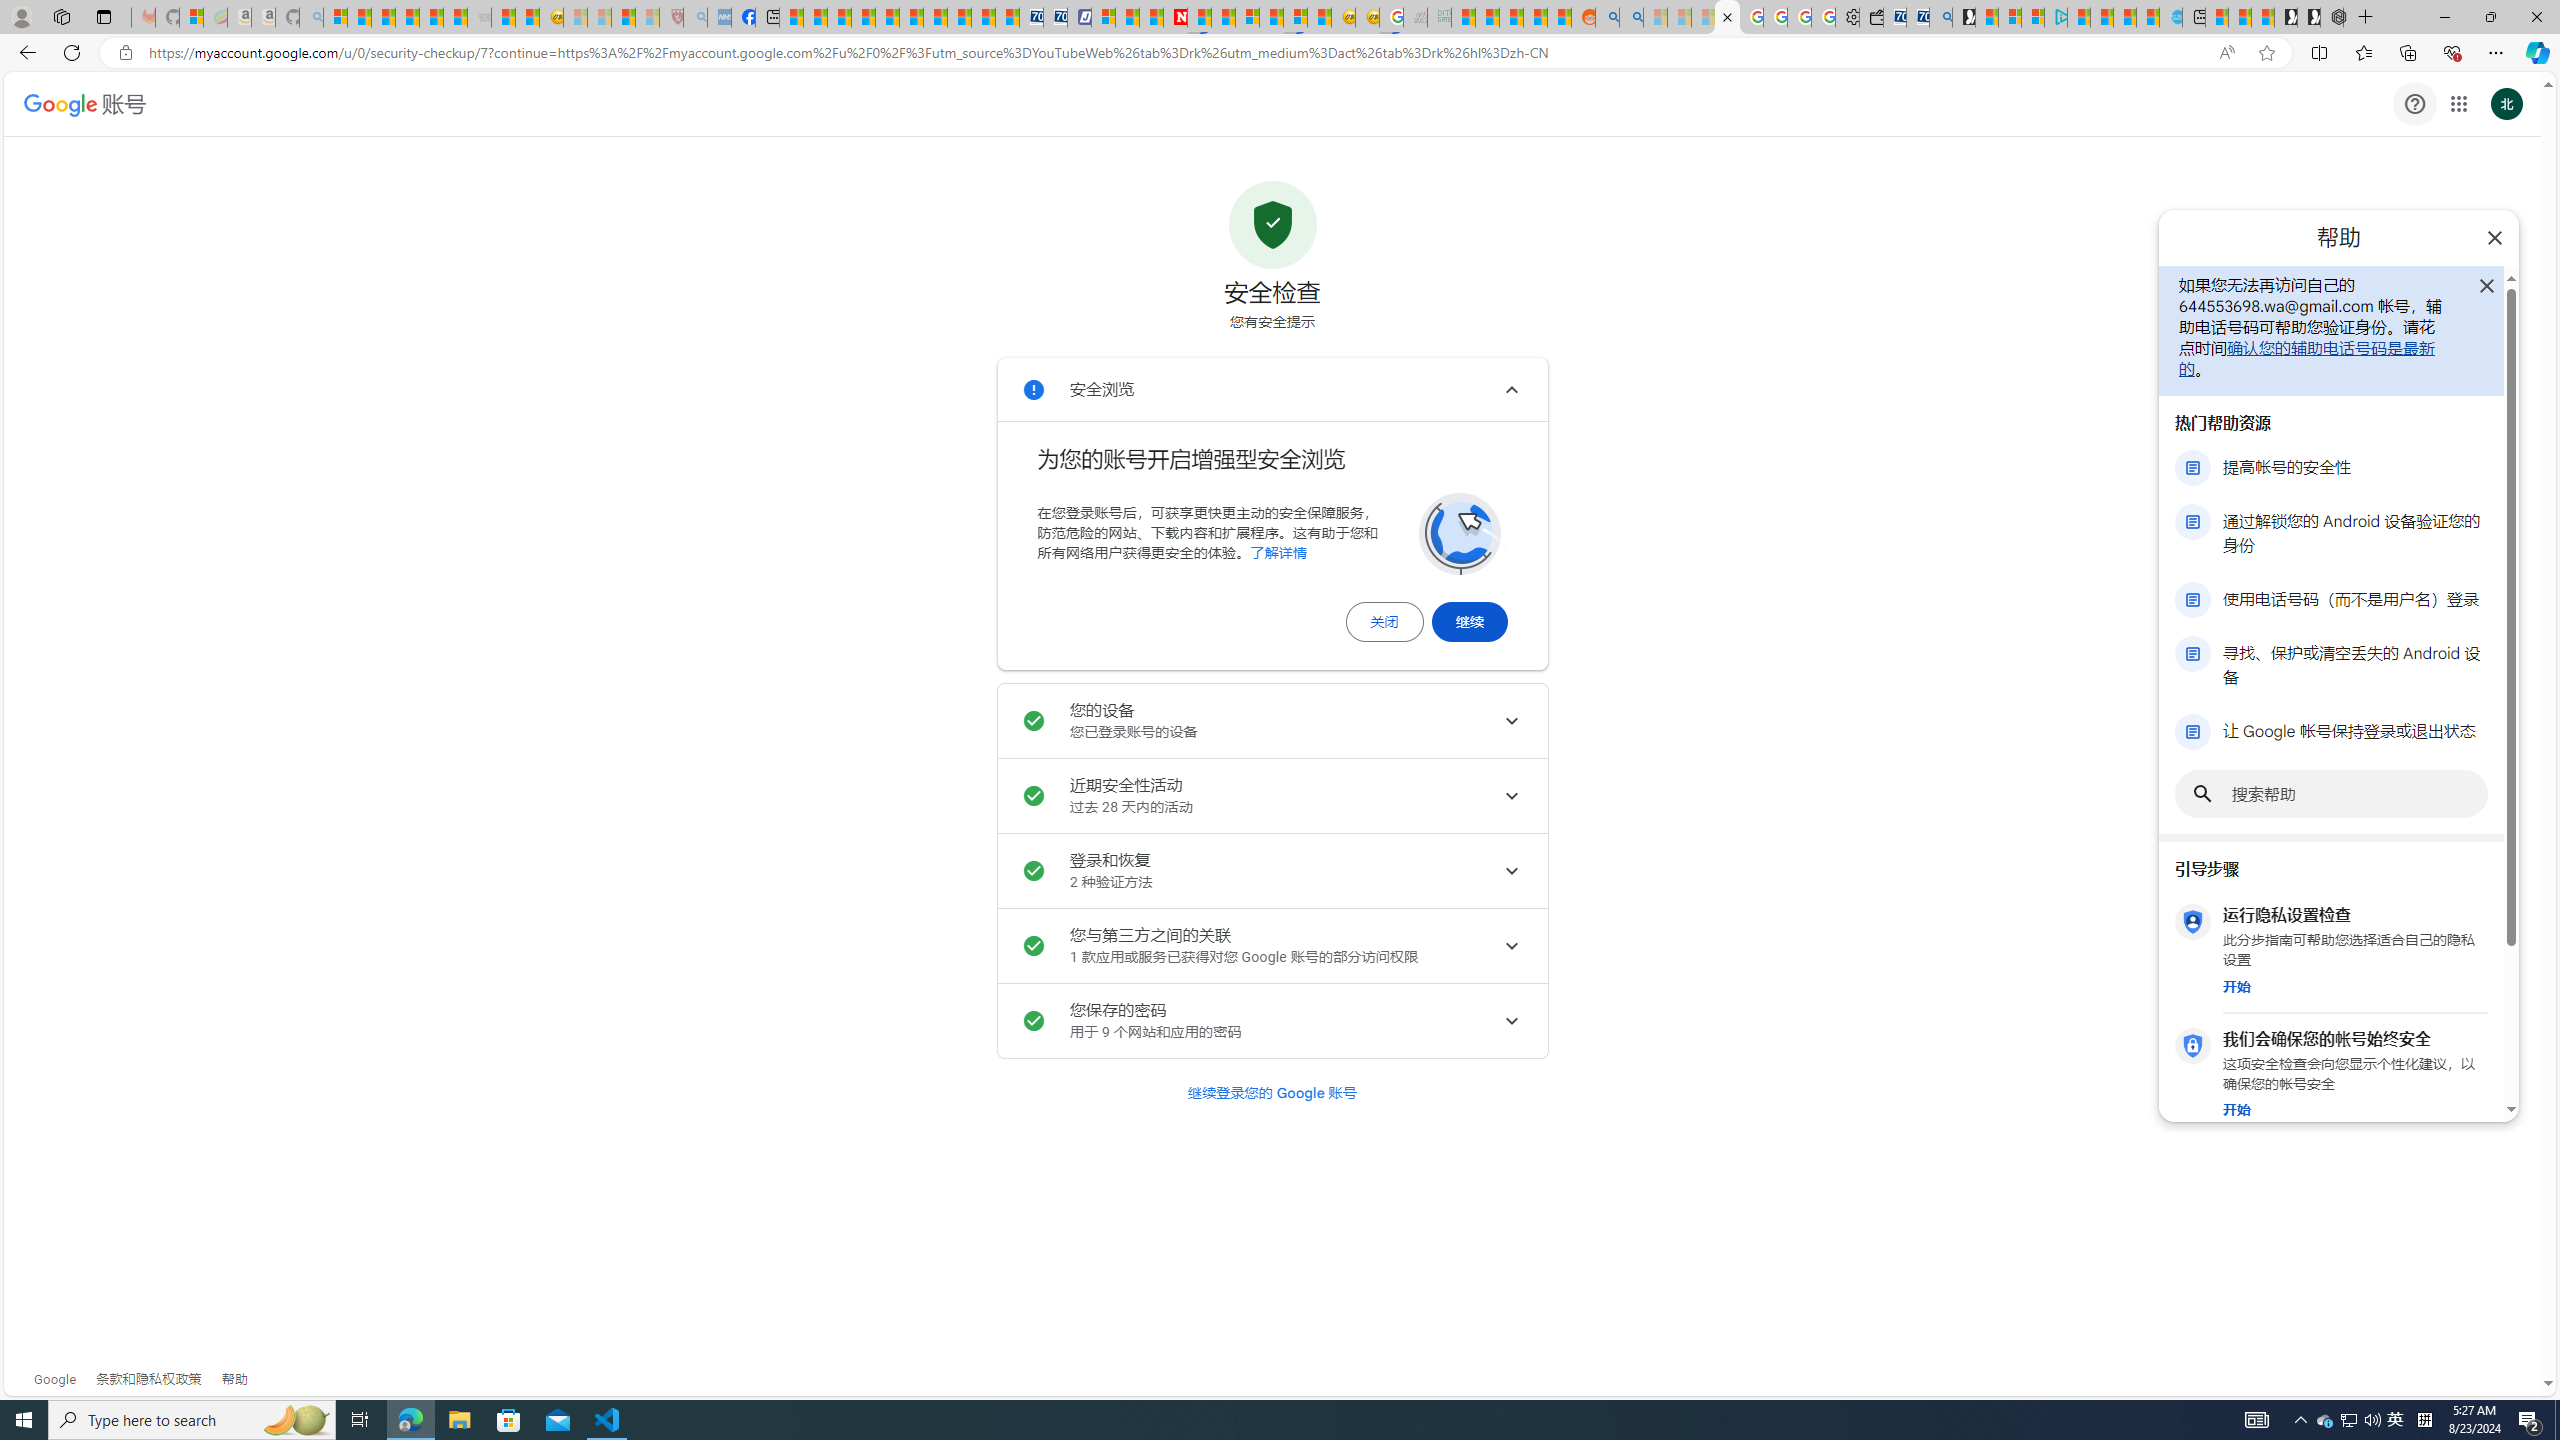 This screenshot has width=2560, height=1440. I want to click on 'Utah sues federal government - Search', so click(1630, 16).